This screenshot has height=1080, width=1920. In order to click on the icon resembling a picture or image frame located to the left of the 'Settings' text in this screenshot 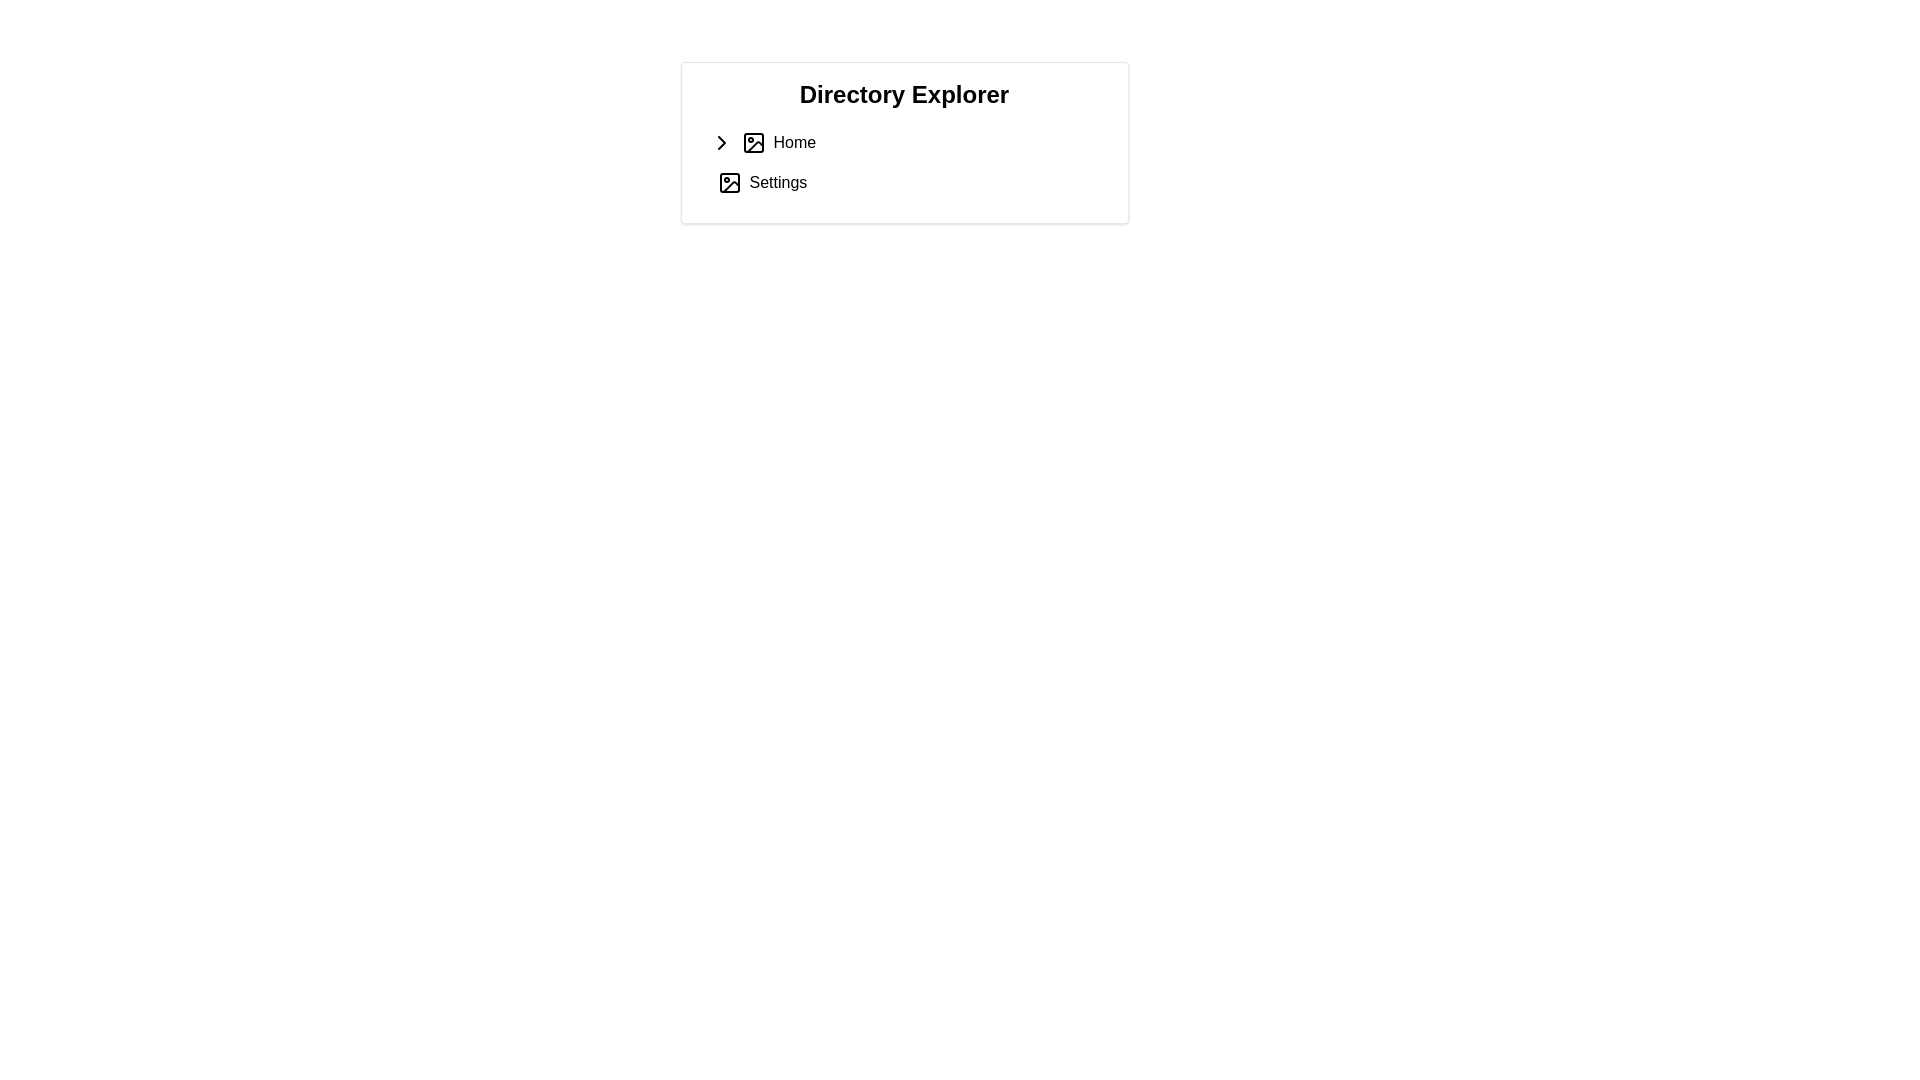, I will do `click(728, 182)`.